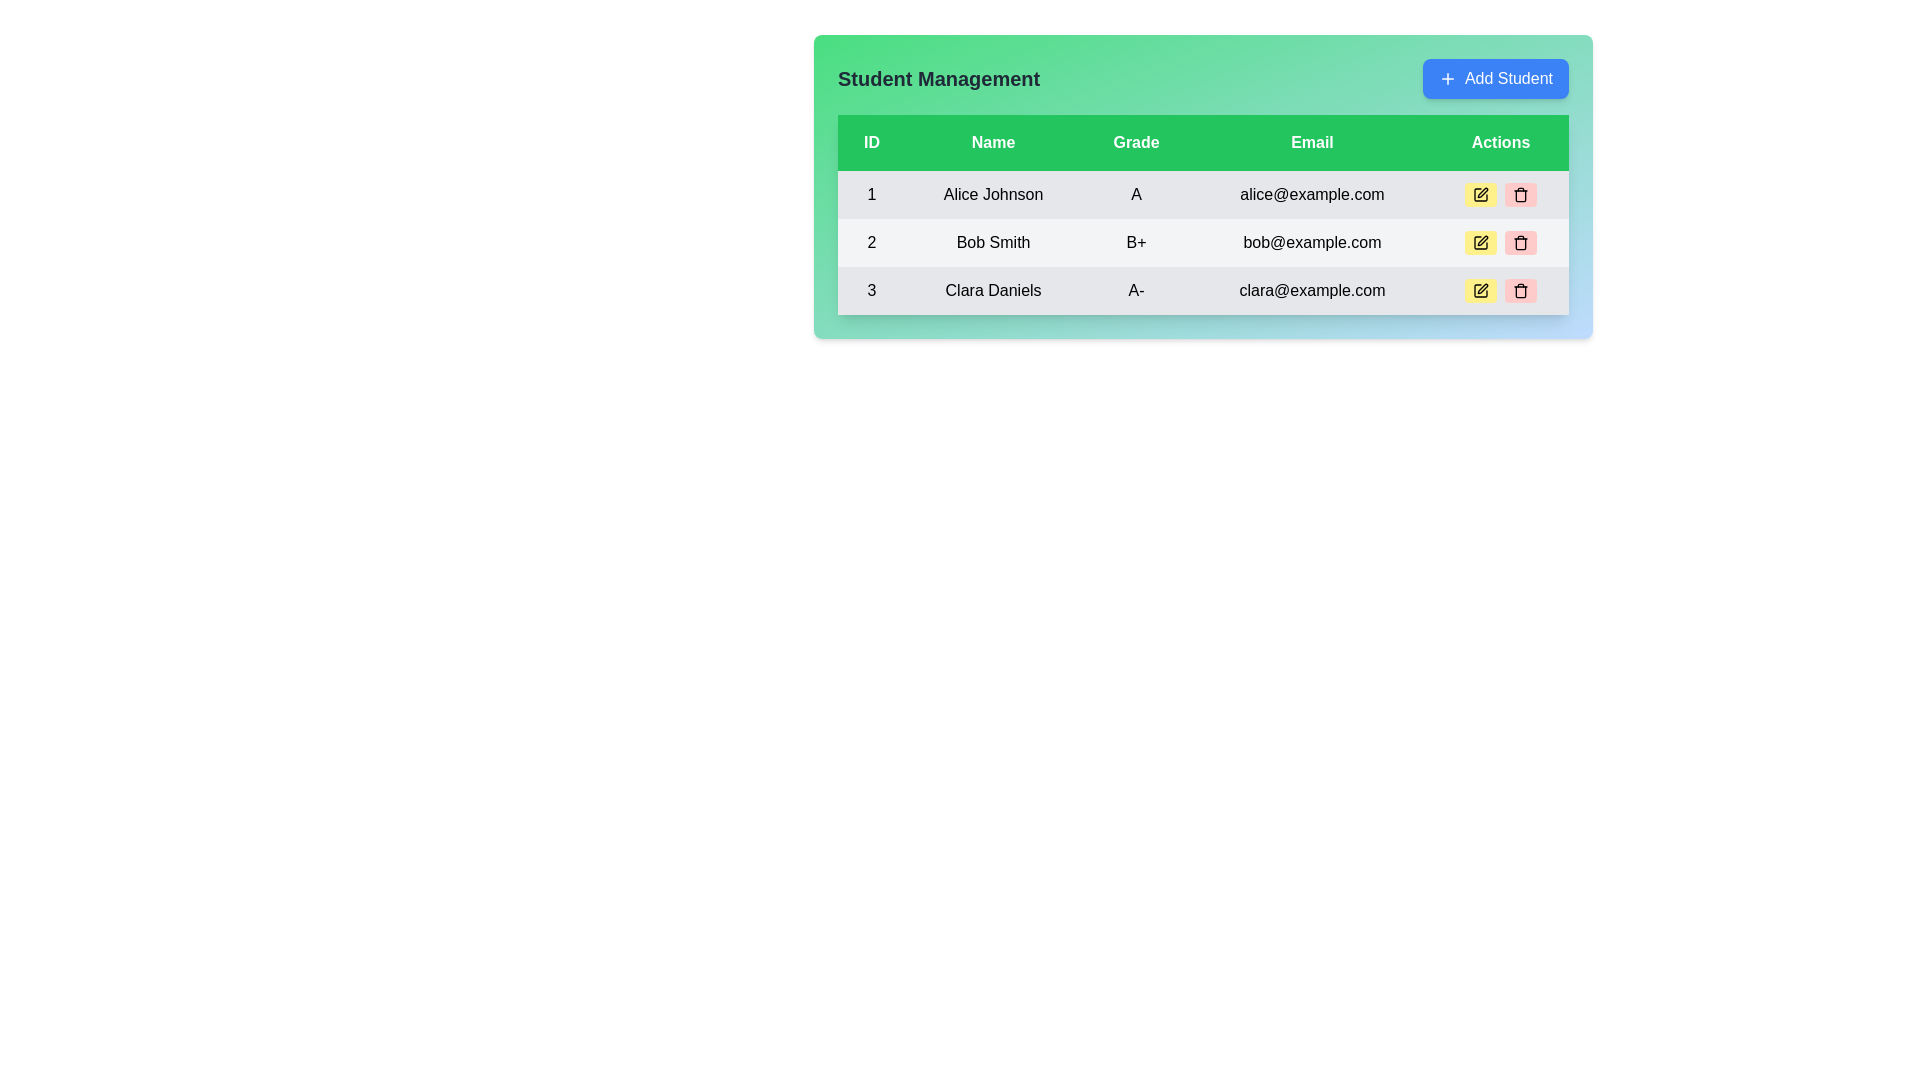 This screenshot has width=1920, height=1080. Describe the element at coordinates (872, 195) in the screenshot. I see `the table cell containing the serial number in the first column of the first row, which precedes the 'Name' column with the text 'Alice Johnson'` at that location.